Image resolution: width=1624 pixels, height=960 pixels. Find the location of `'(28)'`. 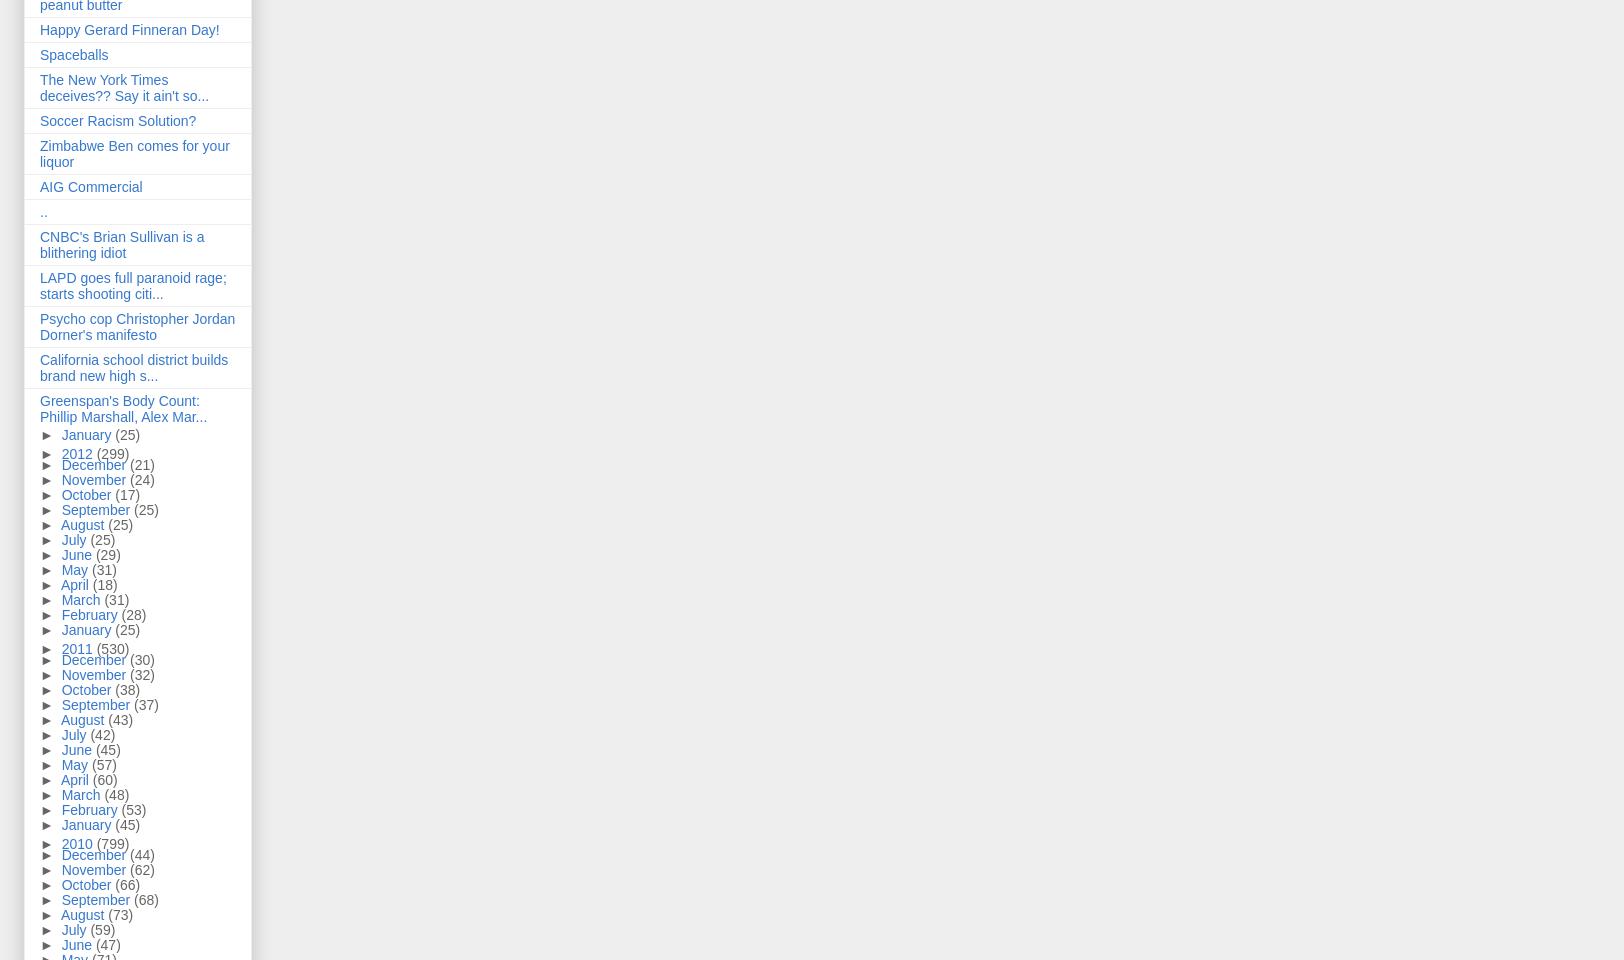

'(28)' is located at coordinates (120, 613).